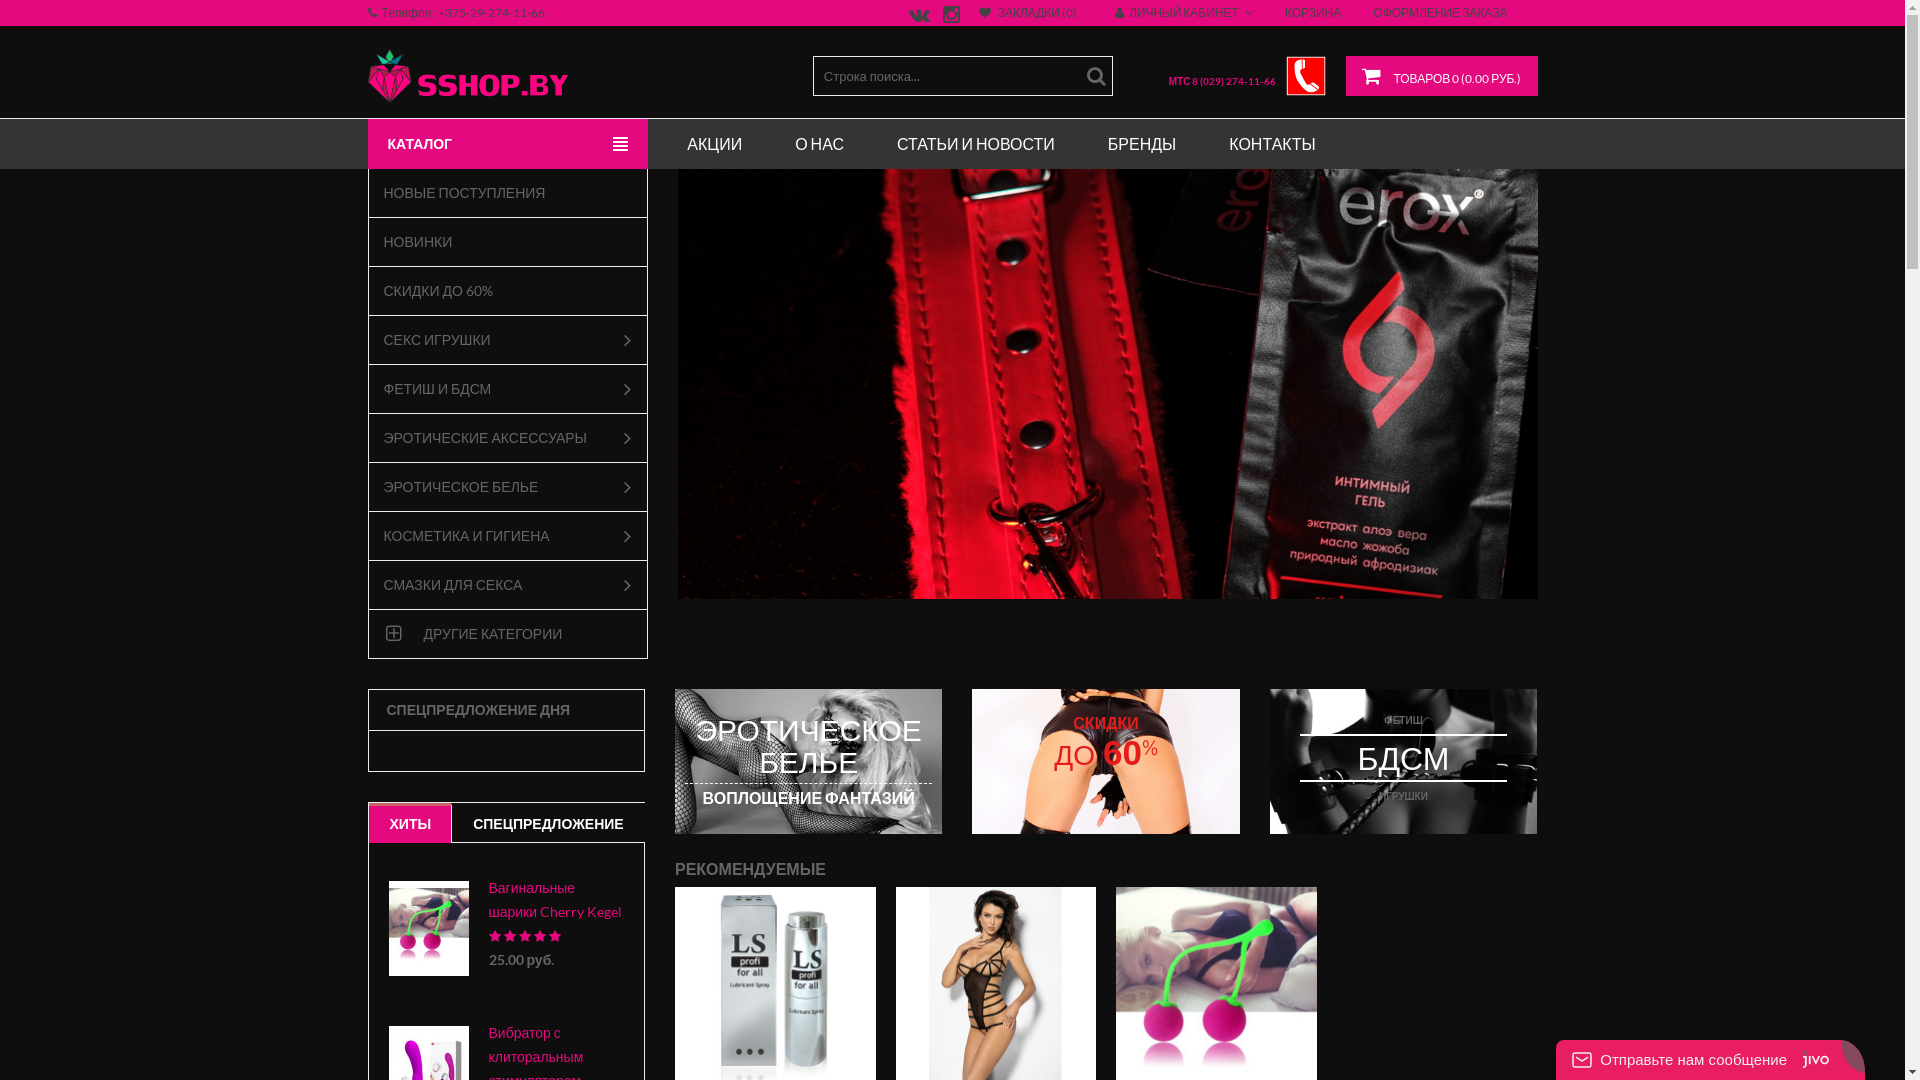  Describe the element at coordinates (467, 75) in the screenshot. I see `'sShop.by'` at that location.